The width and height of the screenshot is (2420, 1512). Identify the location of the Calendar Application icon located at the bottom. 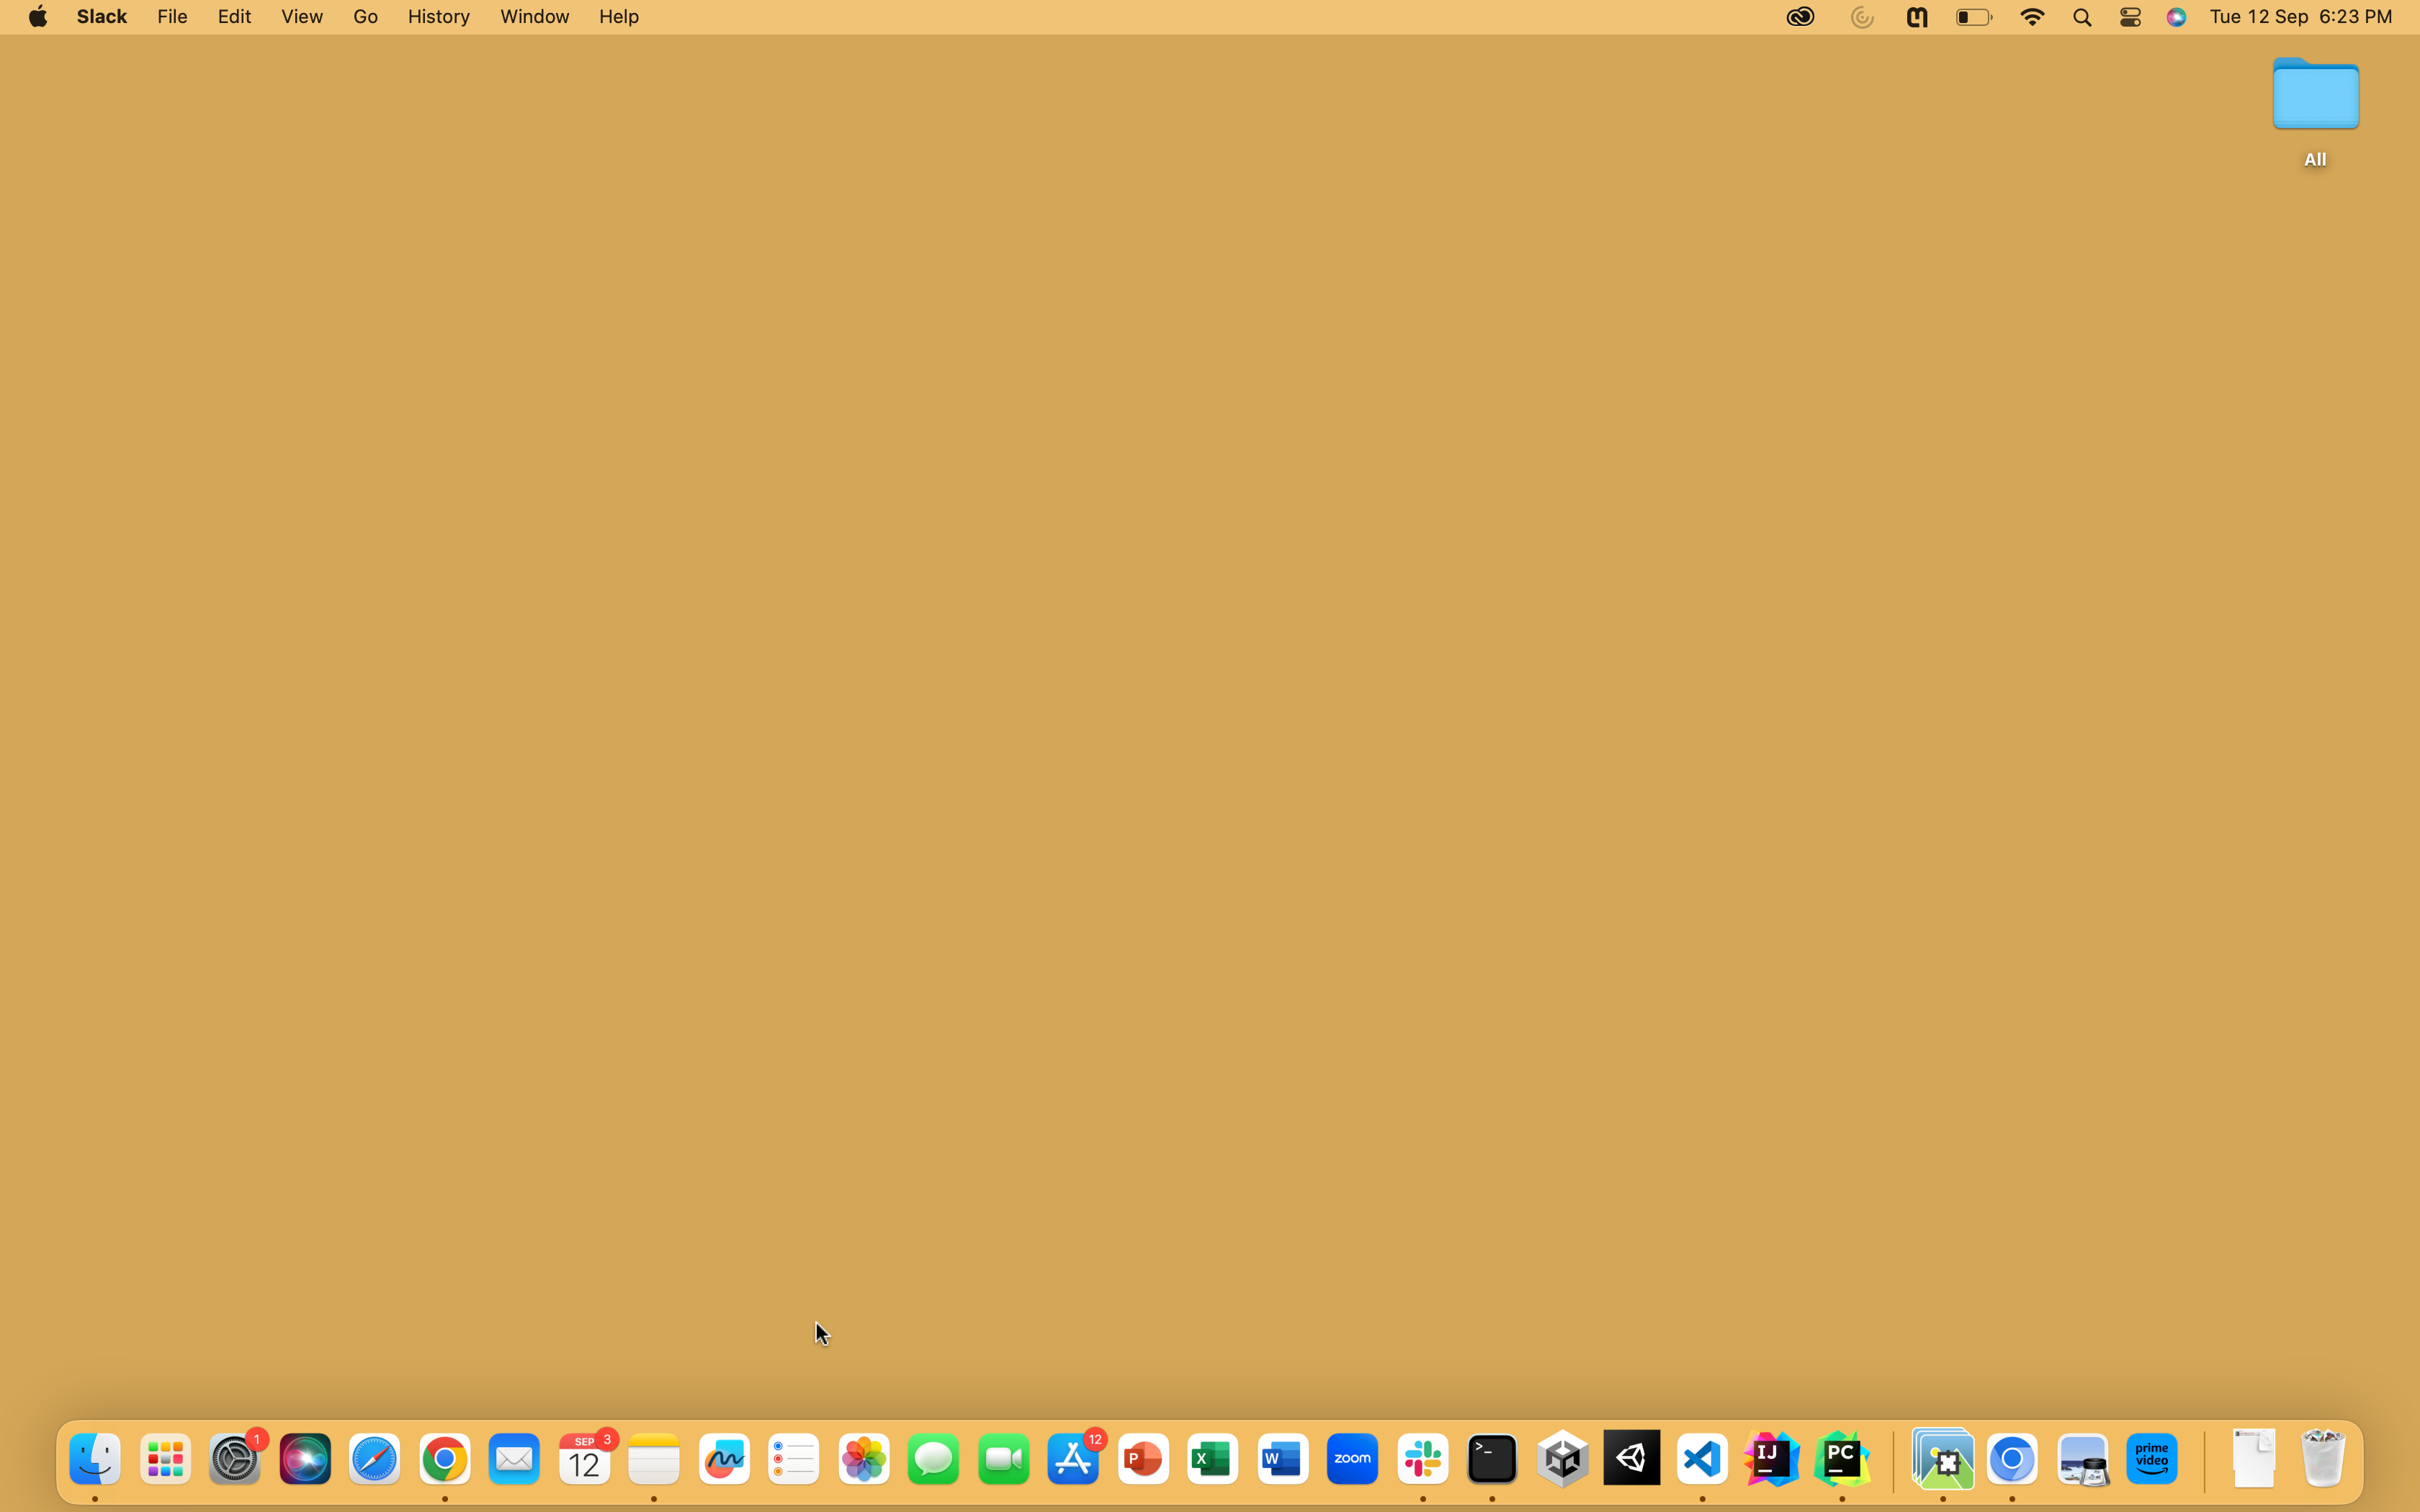
(586, 1459).